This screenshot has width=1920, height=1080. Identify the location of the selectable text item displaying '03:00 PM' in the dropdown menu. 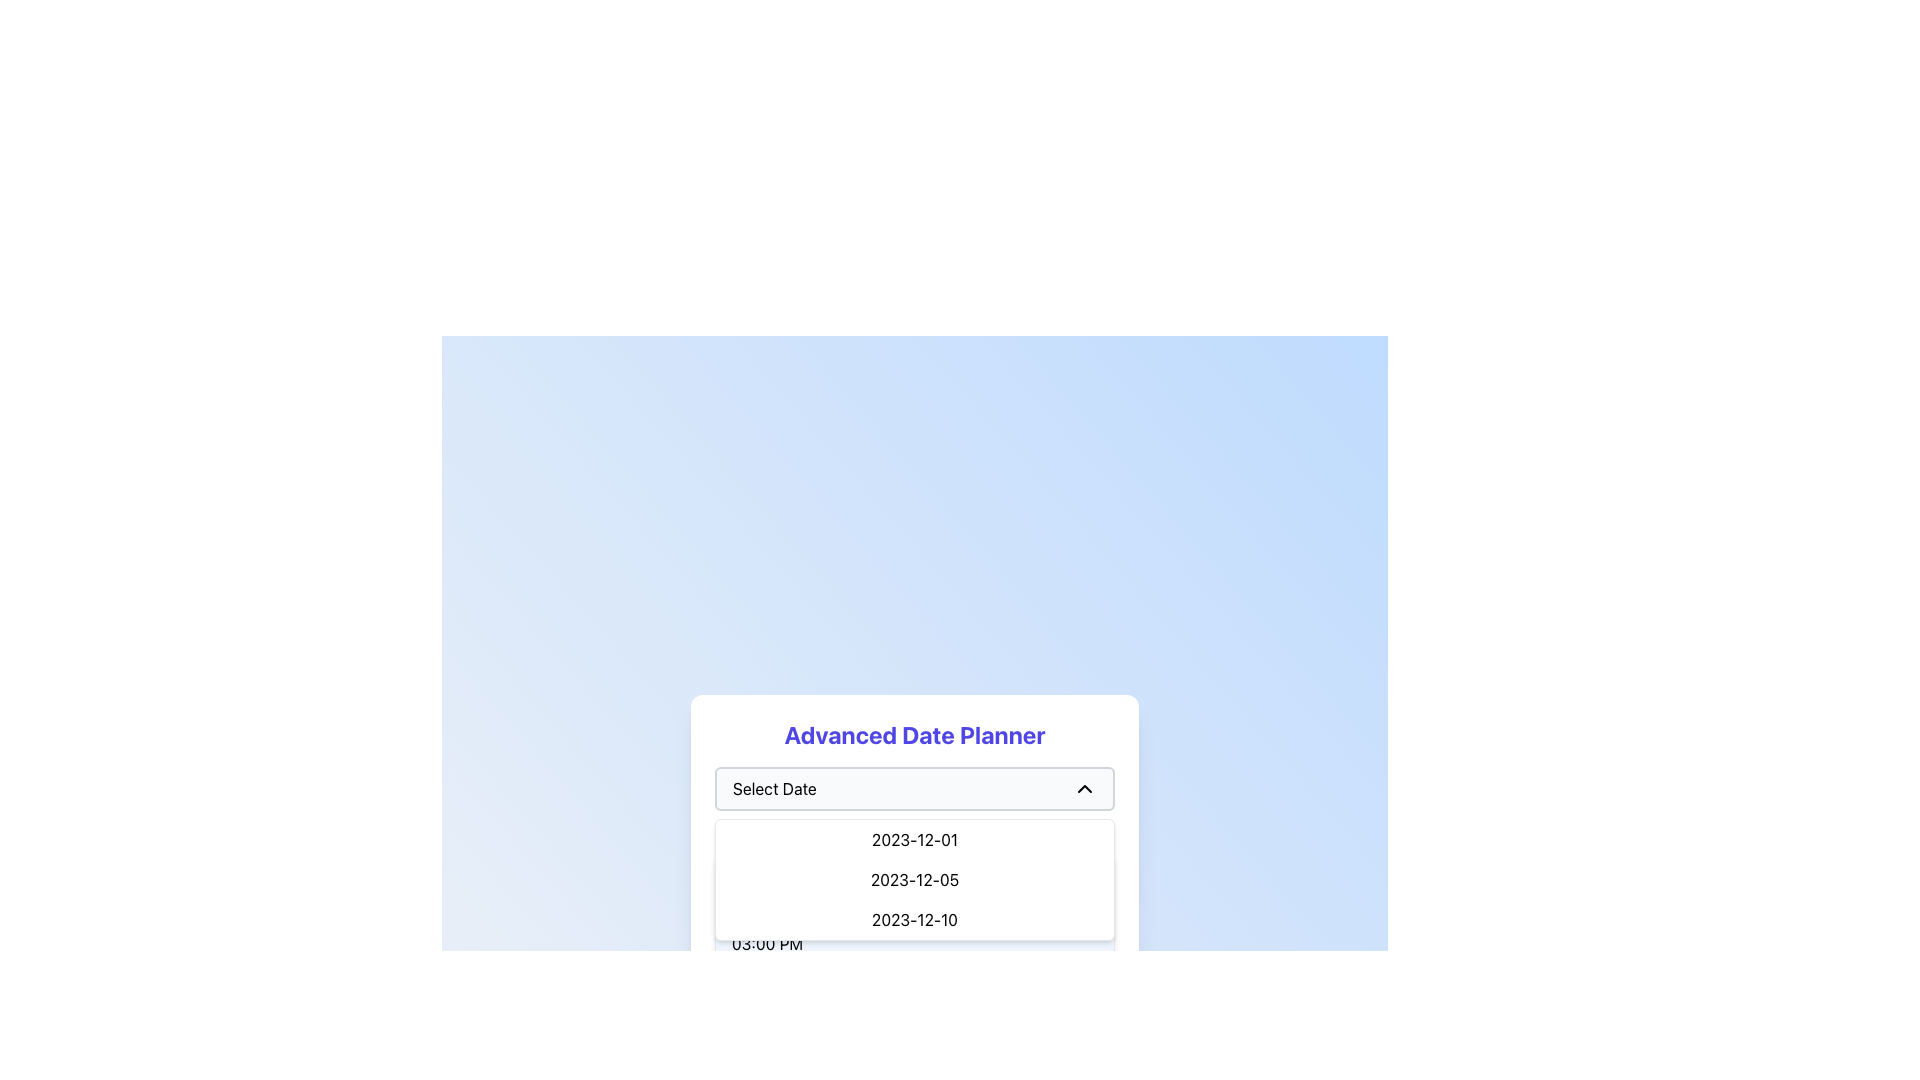
(914, 944).